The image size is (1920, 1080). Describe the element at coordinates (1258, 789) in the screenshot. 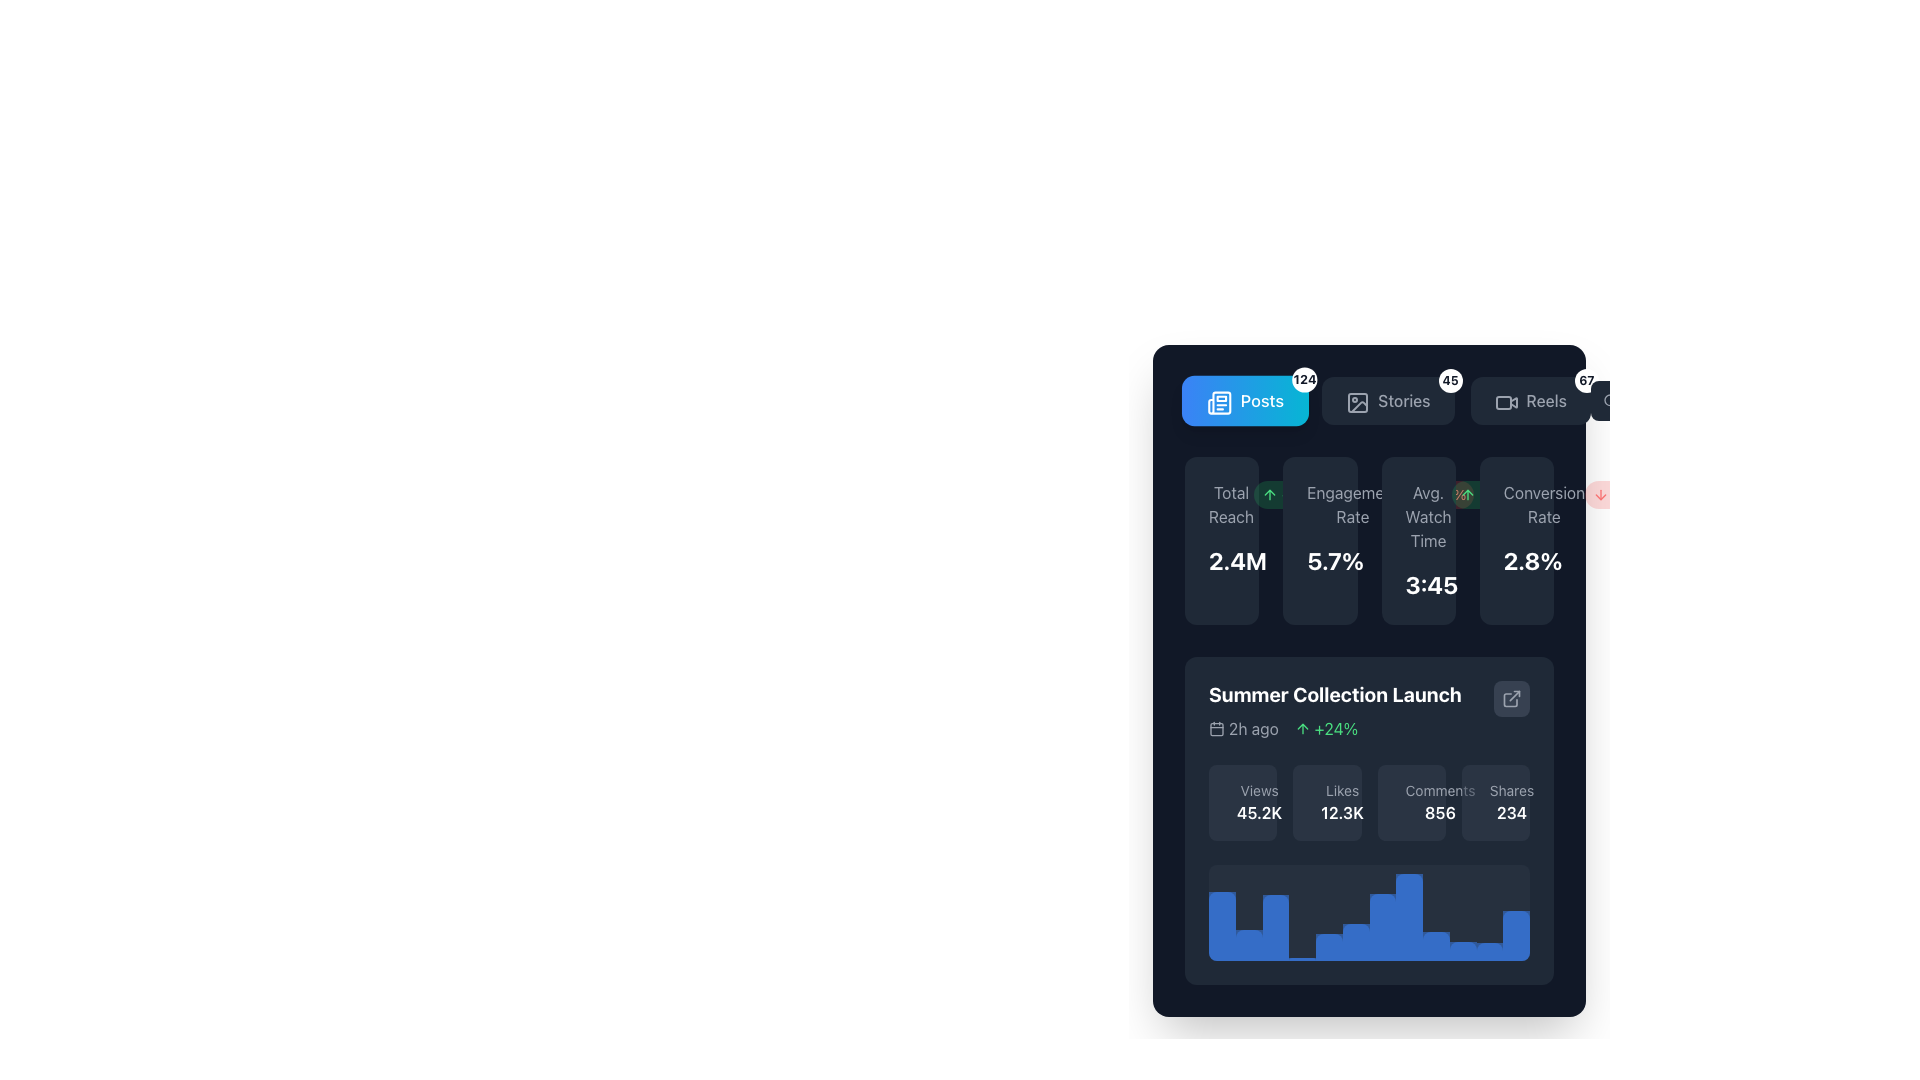

I see `the 'Views' text label, which is light gray and styled with a sans-serif font, located below the header 'Summer Collection Launch' and to the left of the number '45.2K'` at that location.